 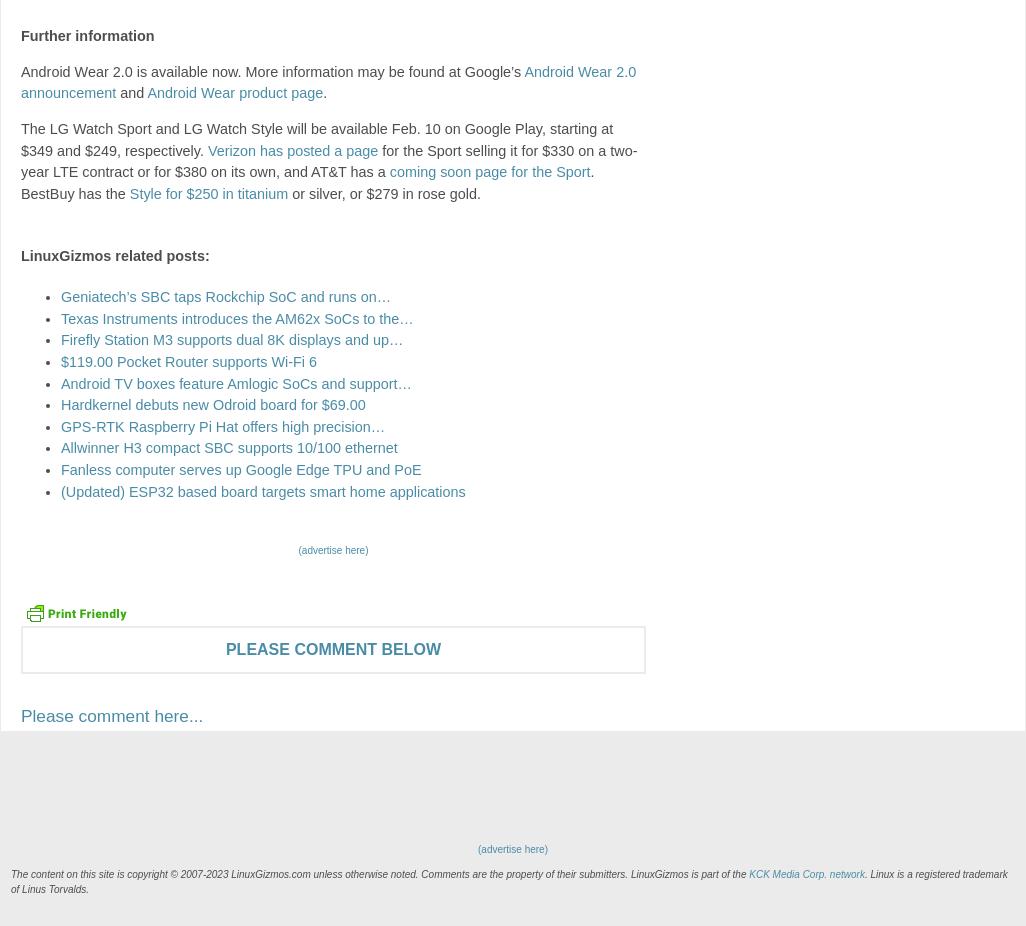 I want to click on 'Android TV boxes feature Amlogic SoCs and support…', so click(x=235, y=382).